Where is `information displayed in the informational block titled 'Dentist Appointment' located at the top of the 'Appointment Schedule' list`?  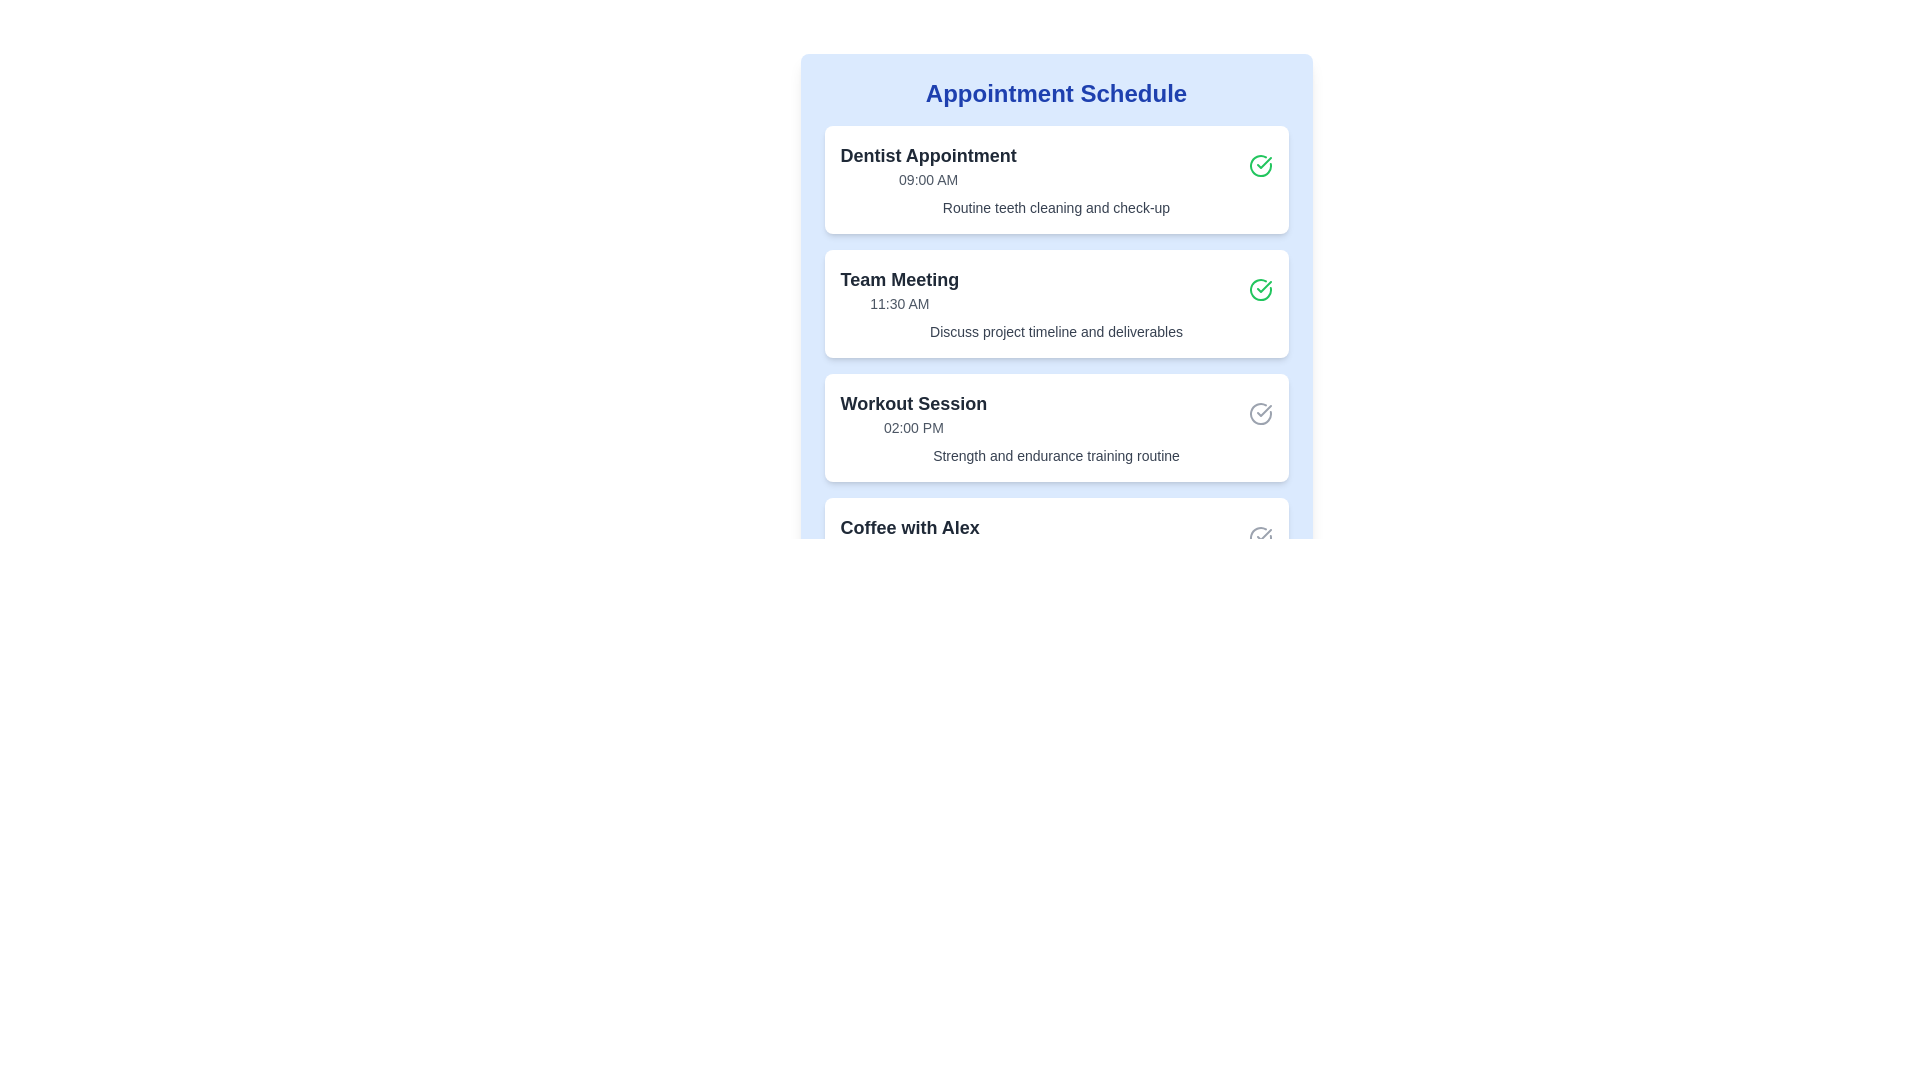
information displayed in the informational block titled 'Dentist Appointment' located at the top of the 'Appointment Schedule' list is located at coordinates (1055, 164).